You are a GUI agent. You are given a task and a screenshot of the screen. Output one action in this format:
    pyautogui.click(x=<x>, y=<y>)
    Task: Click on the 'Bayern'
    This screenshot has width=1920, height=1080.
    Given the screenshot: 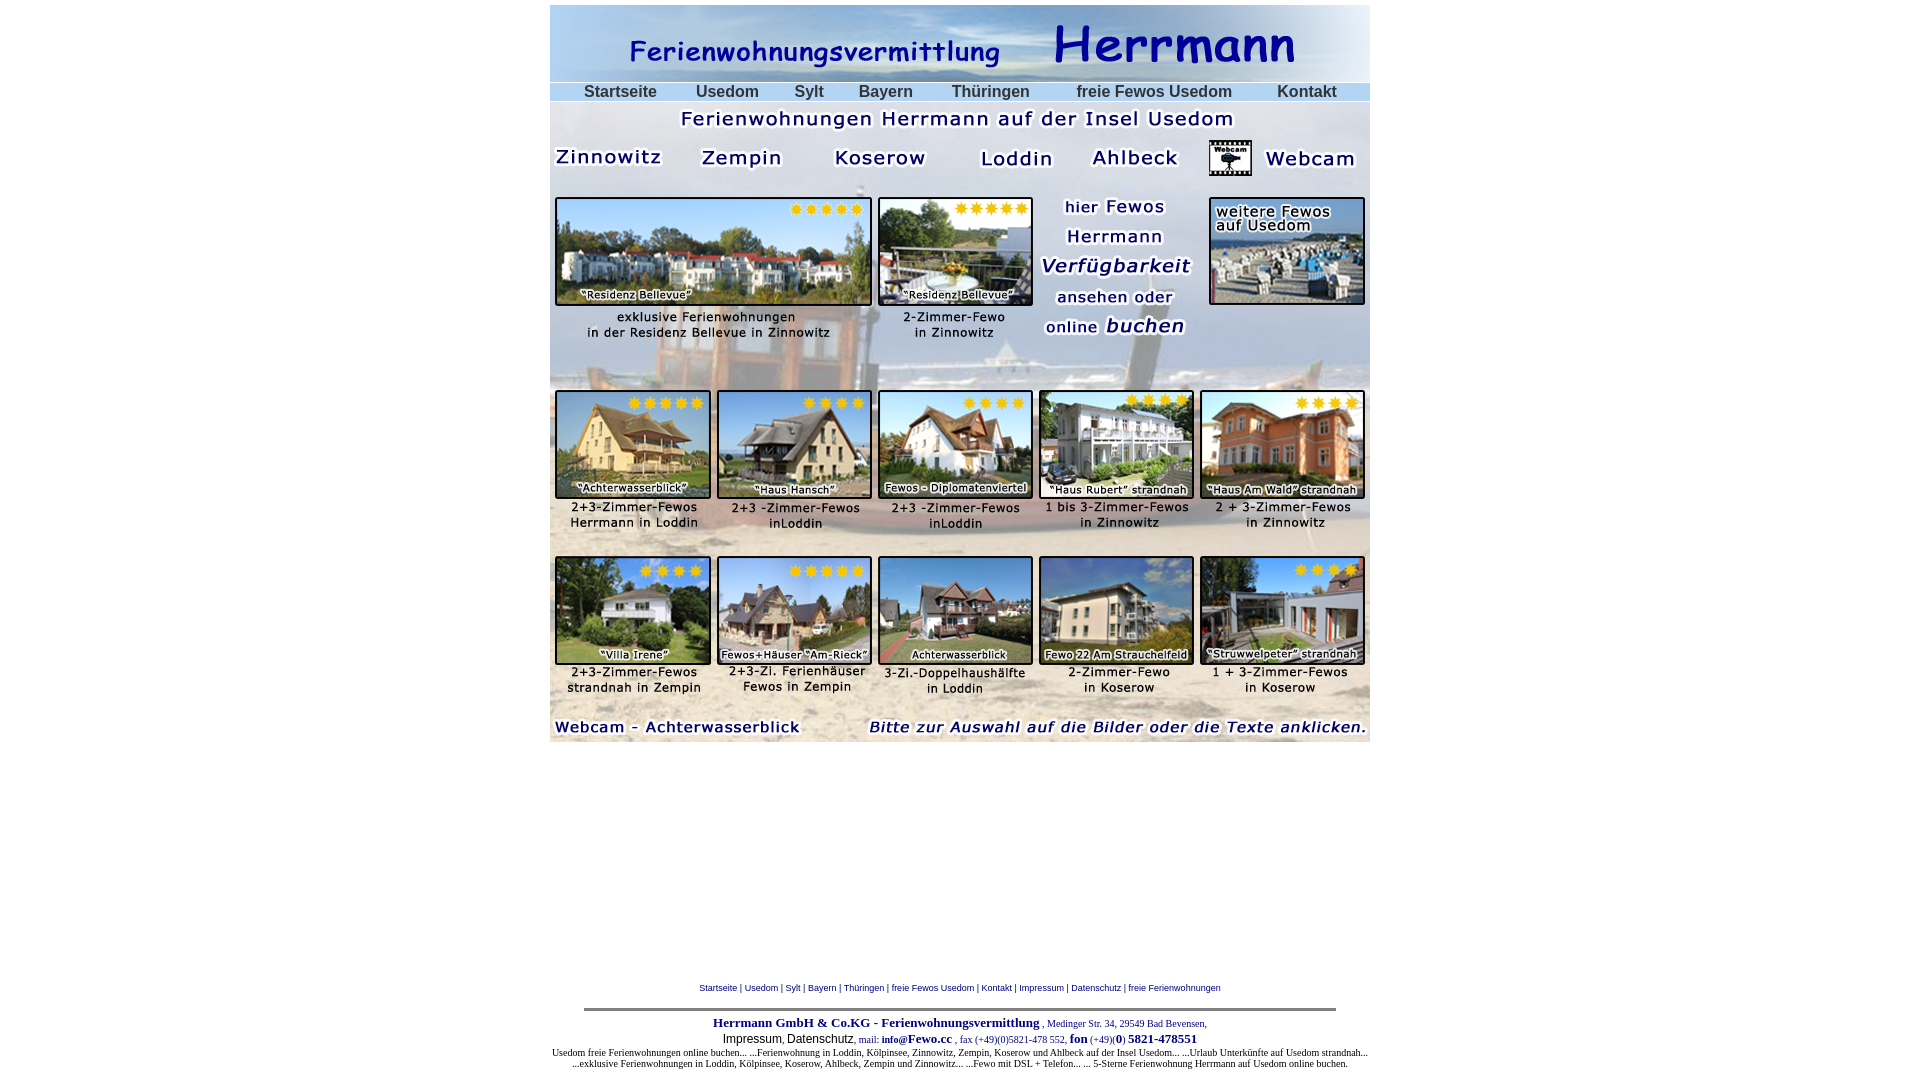 What is the action you would take?
    pyautogui.click(x=885, y=91)
    